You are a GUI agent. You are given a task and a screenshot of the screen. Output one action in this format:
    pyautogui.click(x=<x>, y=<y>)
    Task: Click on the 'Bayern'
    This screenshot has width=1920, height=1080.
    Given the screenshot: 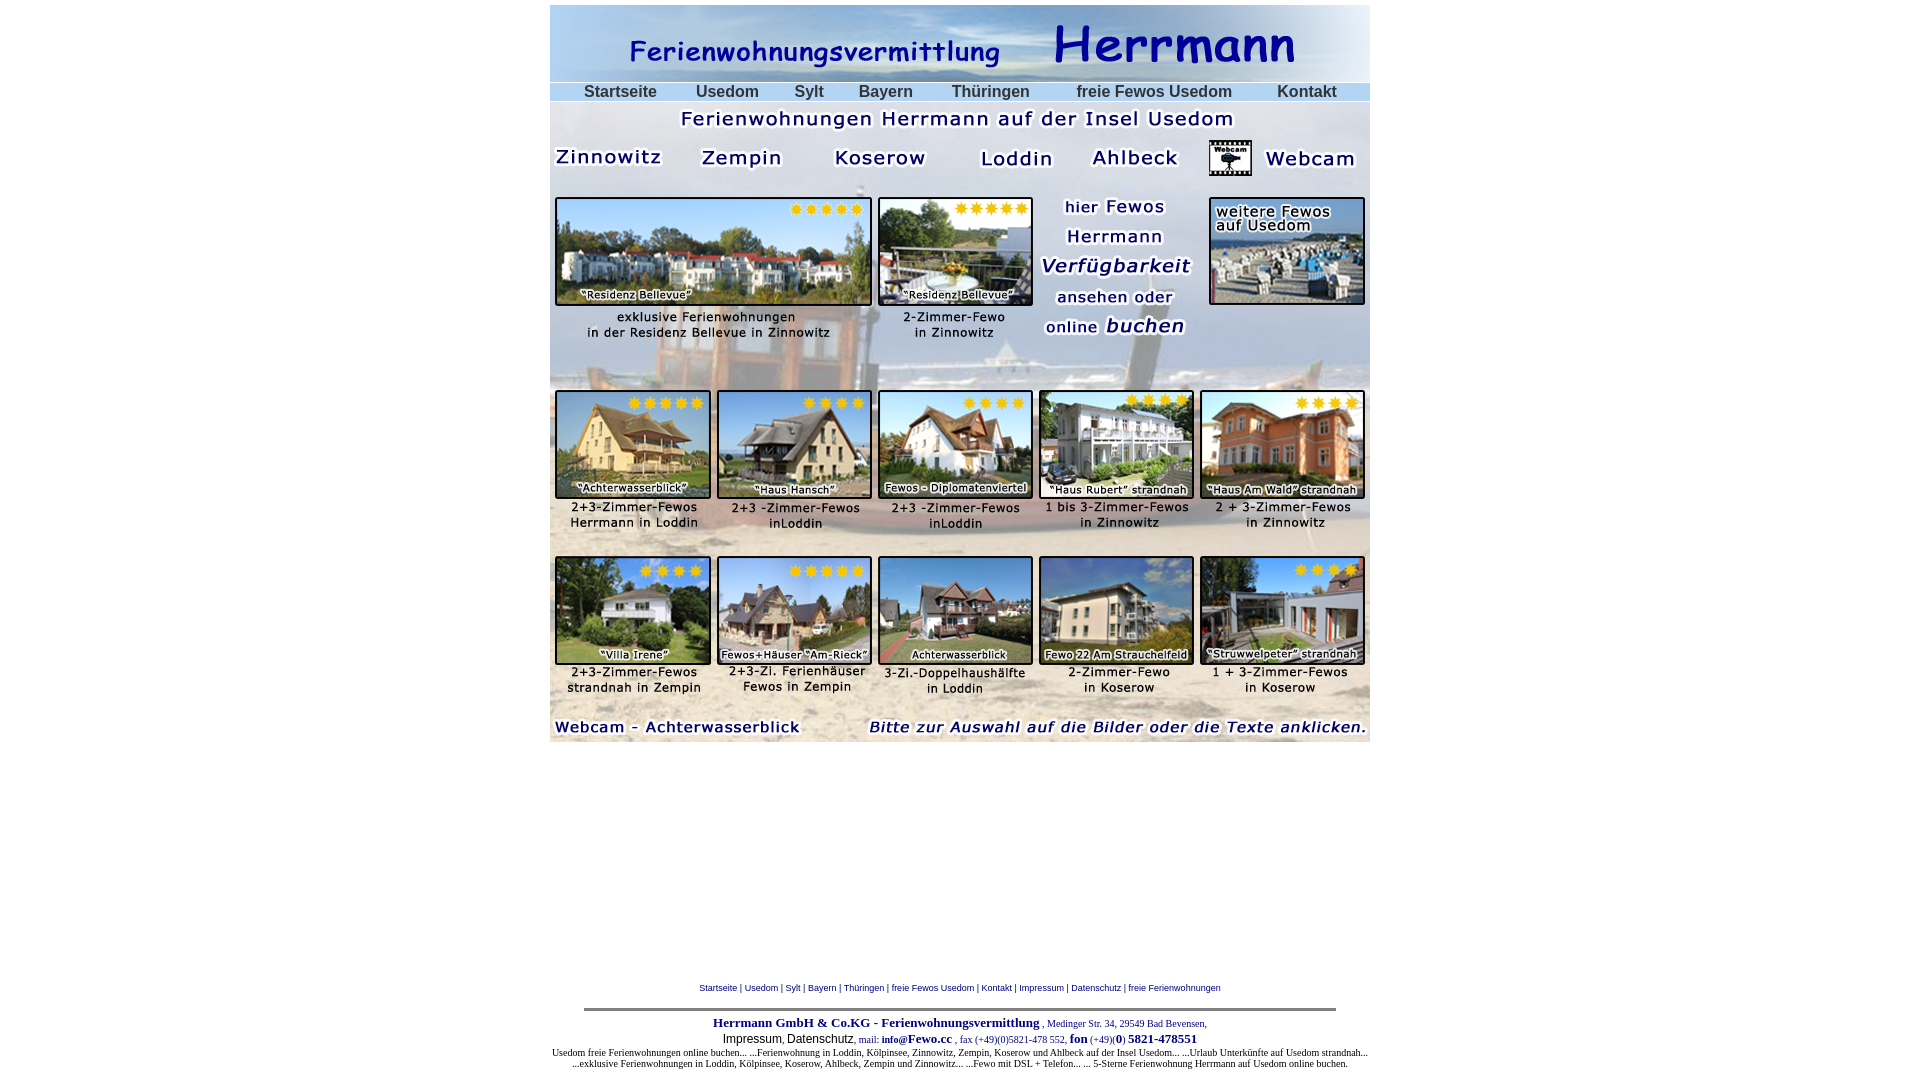 What is the action you would take?
    pyautogui.click(x=885, y=91)
    